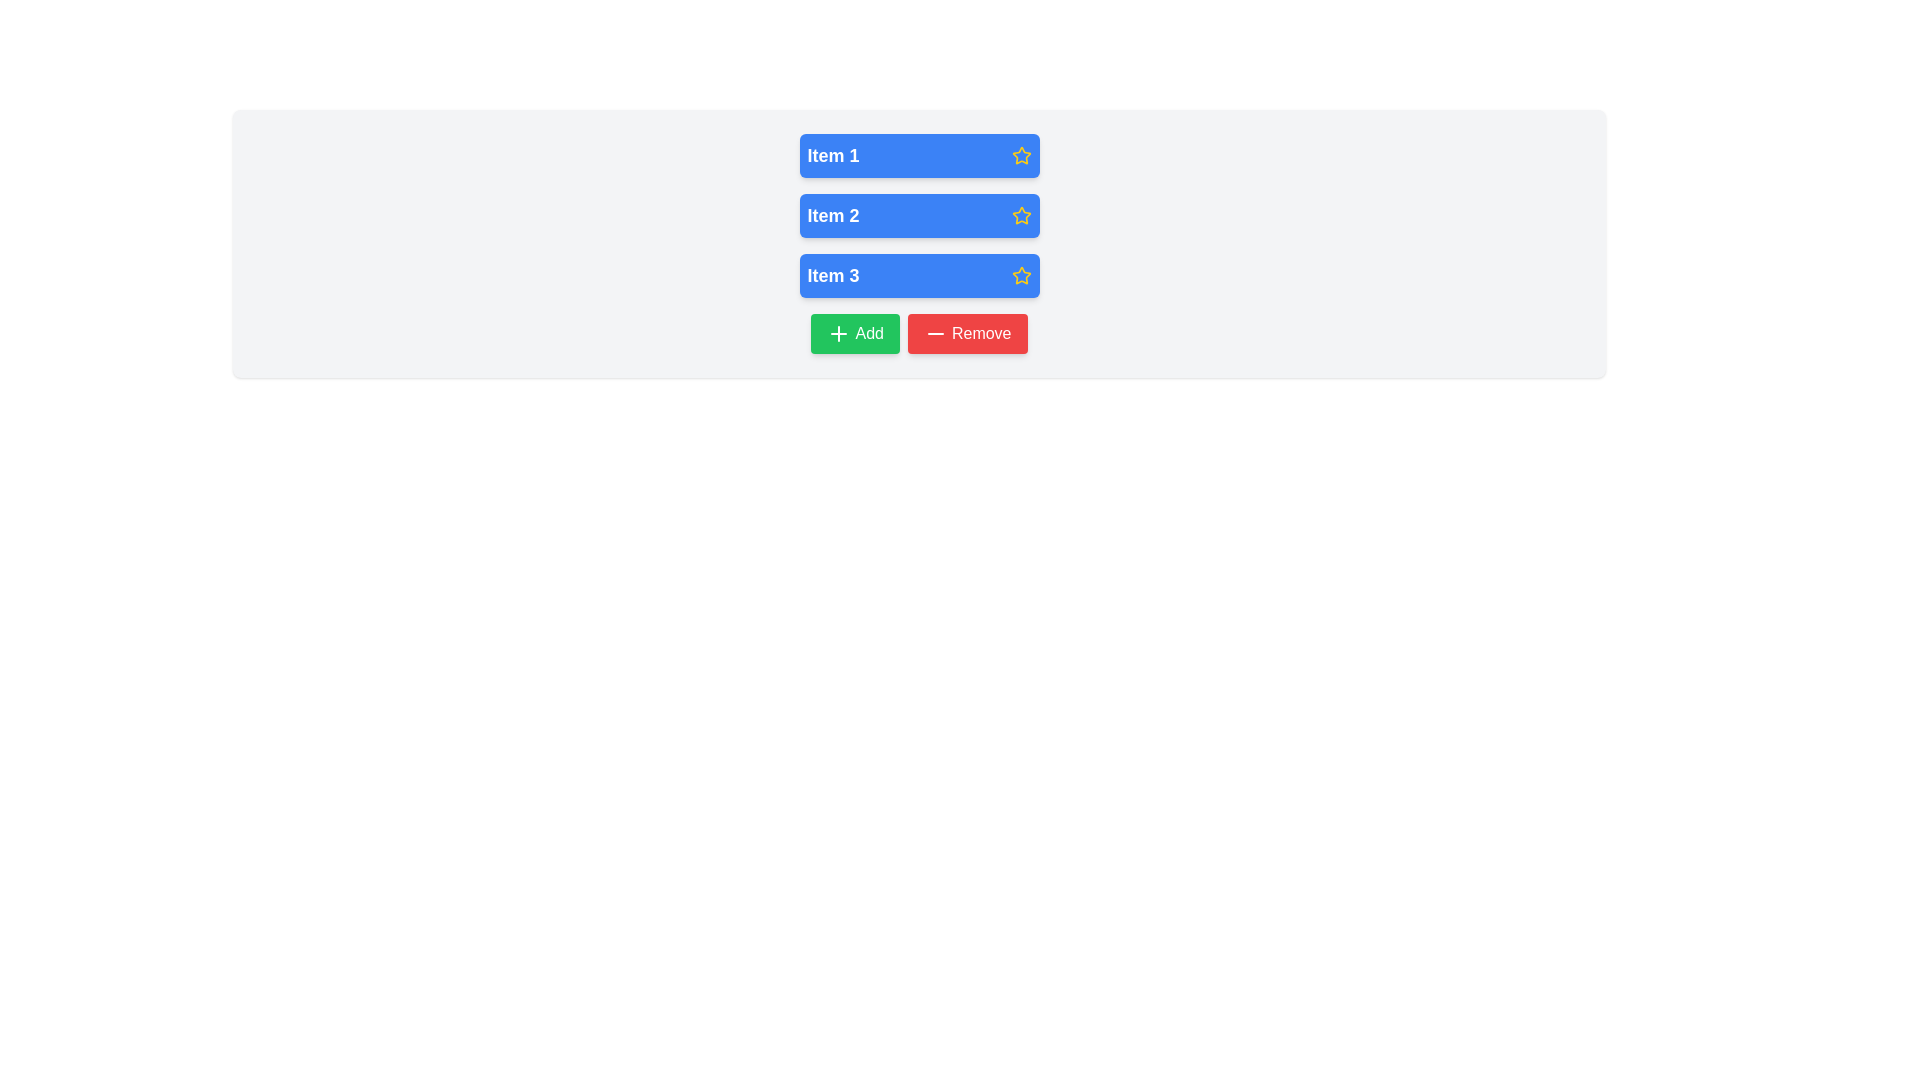 Image resolution: width=1920 pixels, height=1080 pixels. I want to click on the icon located in the top-right corner of the 'Item 2' button, so click(1021, 215).